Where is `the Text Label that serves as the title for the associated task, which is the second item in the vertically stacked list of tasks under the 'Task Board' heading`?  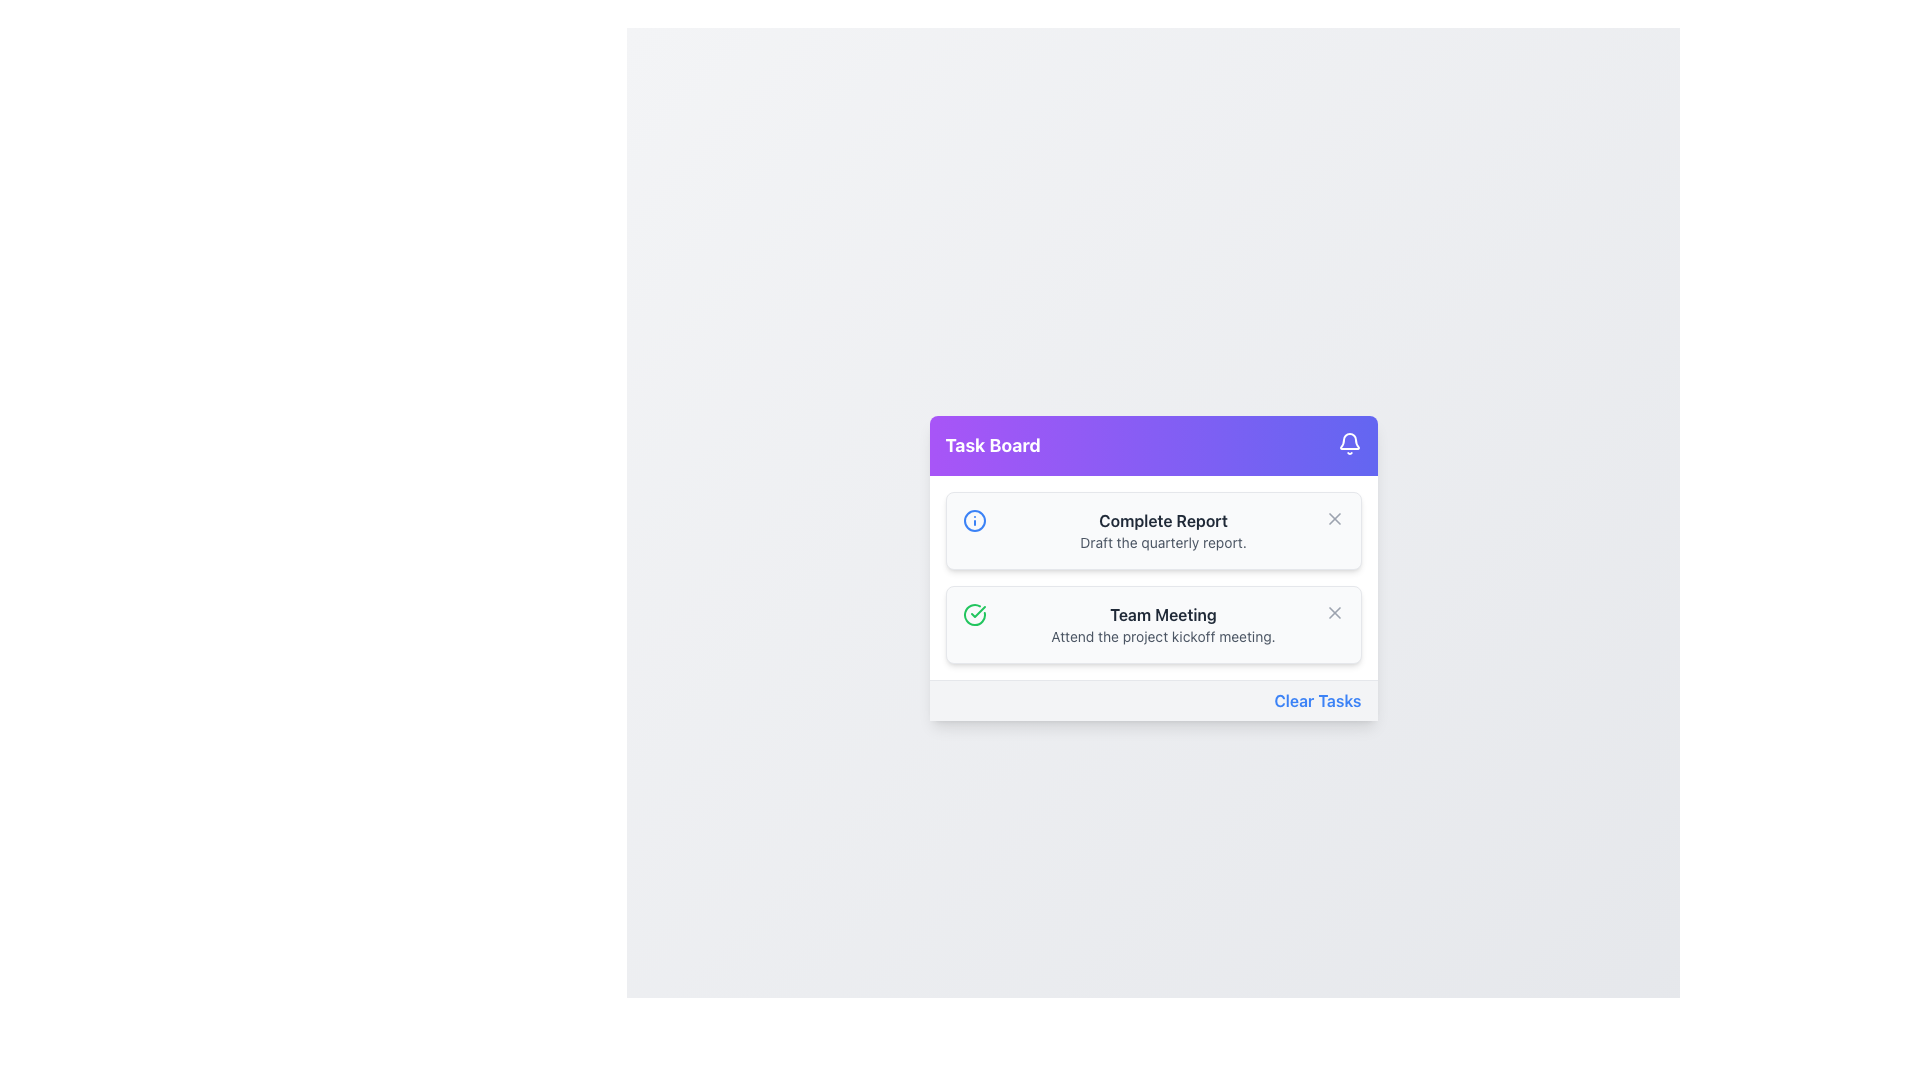 the Text Label that serves as the title for the associated task, which is the second item in the vertically stacked list of tasks under the 'Task Board' heading is located at coordinates (1163, 613).